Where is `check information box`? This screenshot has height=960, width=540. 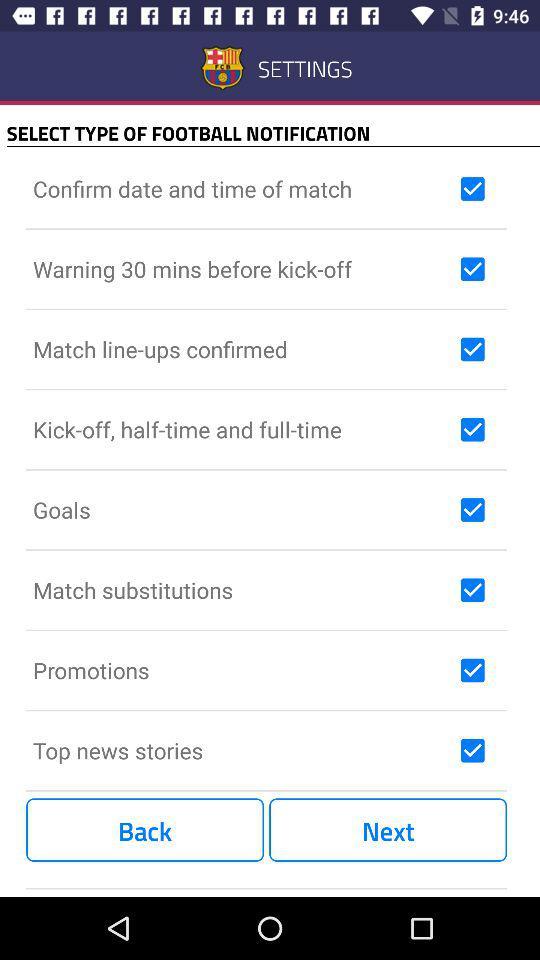 check information box is located at coordinates (472, 670).